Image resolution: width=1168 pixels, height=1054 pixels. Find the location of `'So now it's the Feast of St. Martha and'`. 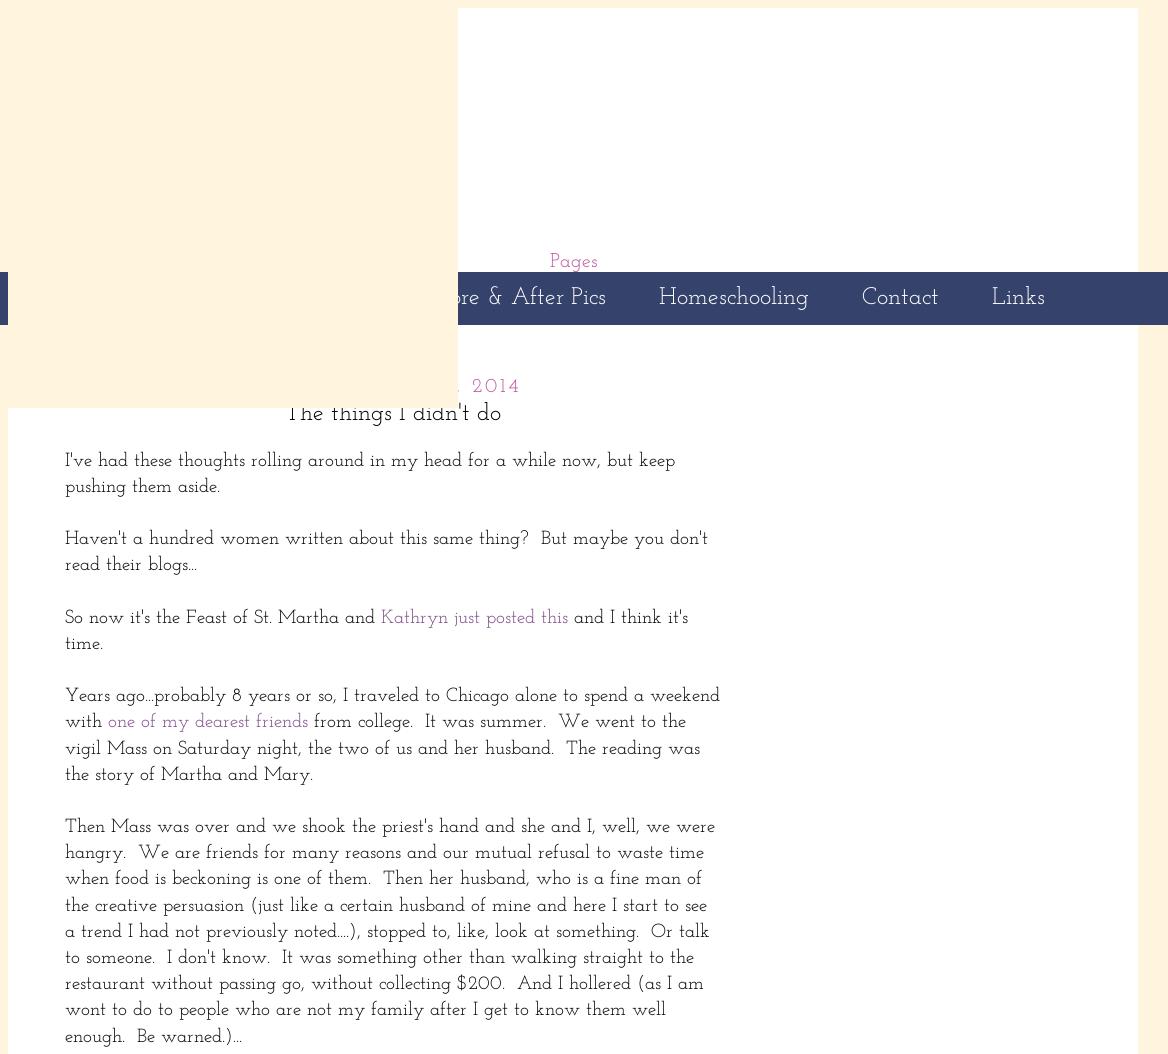

'So now it's the Feast of St. Martha and' is located at coordinates (221, 616).